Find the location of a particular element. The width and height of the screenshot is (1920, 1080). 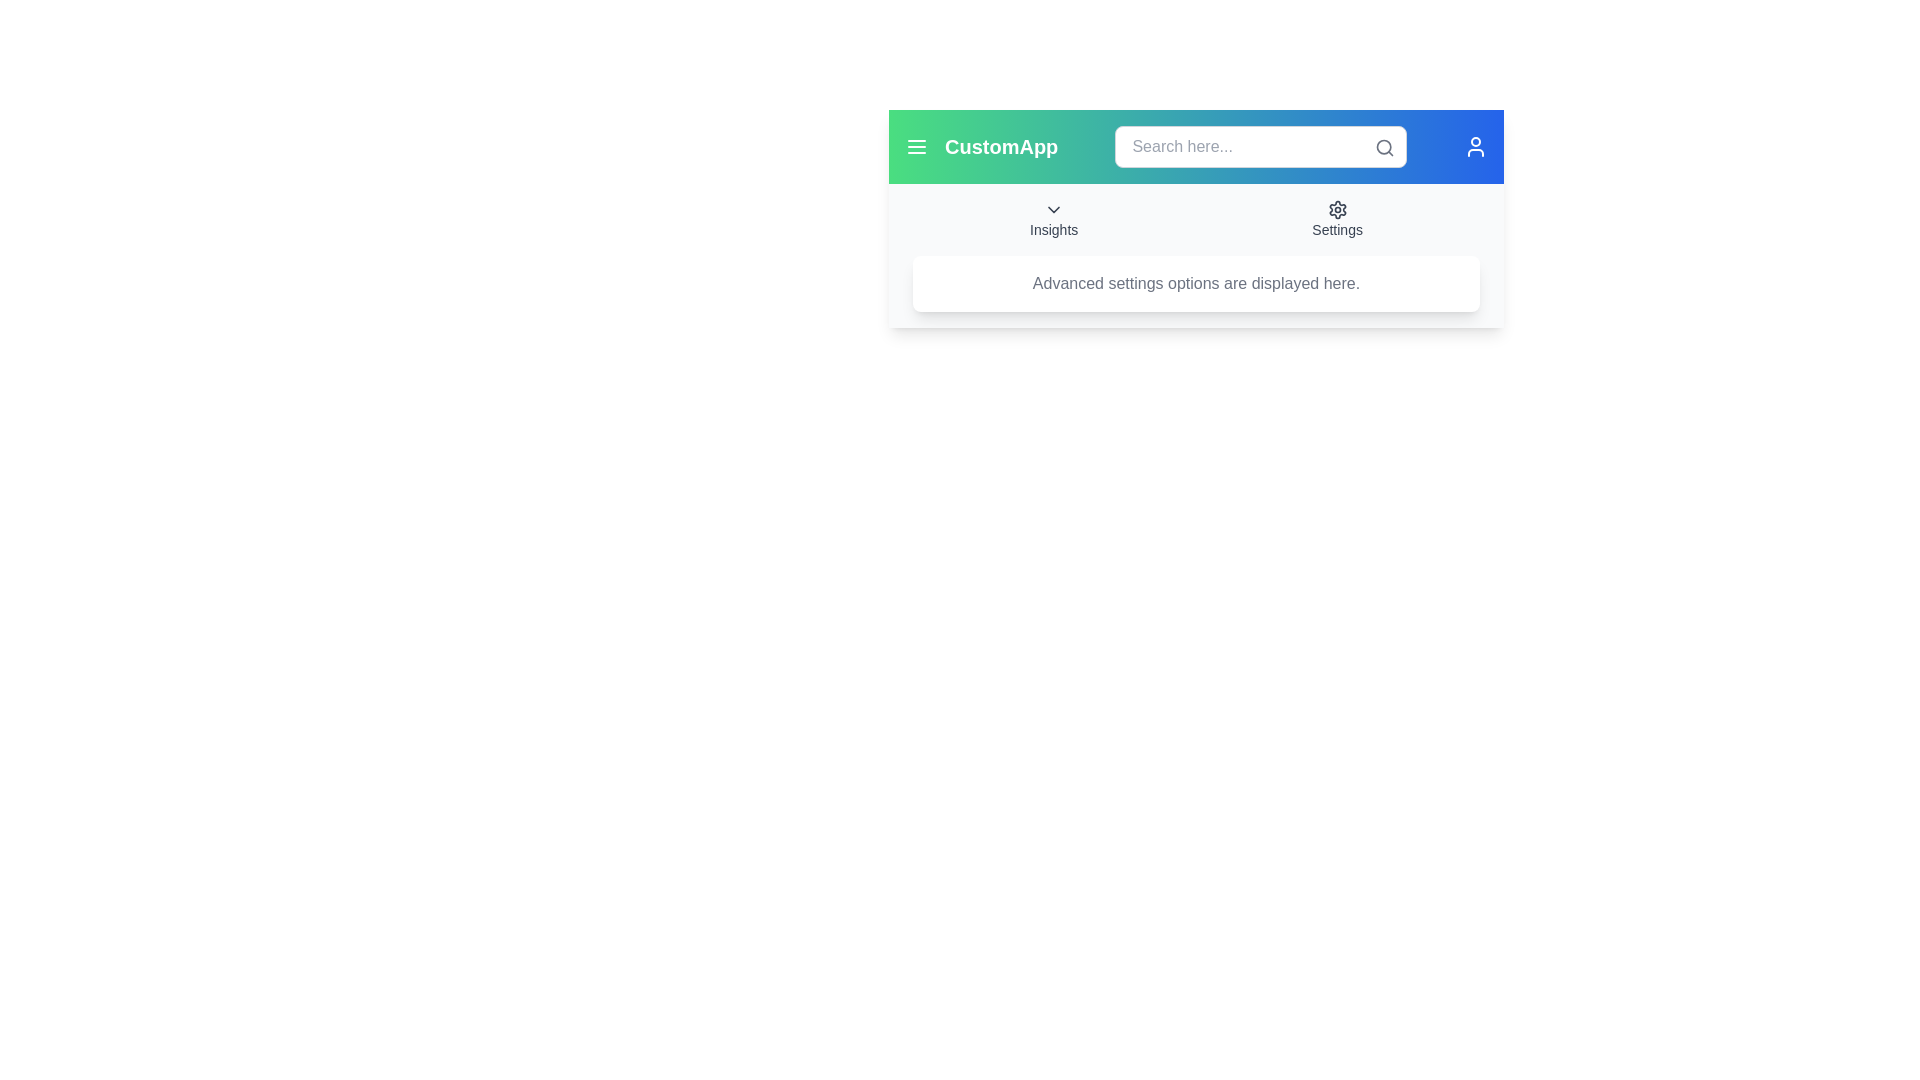

the search icon represented by a gray magnifying glass outline located in the top-right portion of the search input field is located at coordinates (1383, 146).